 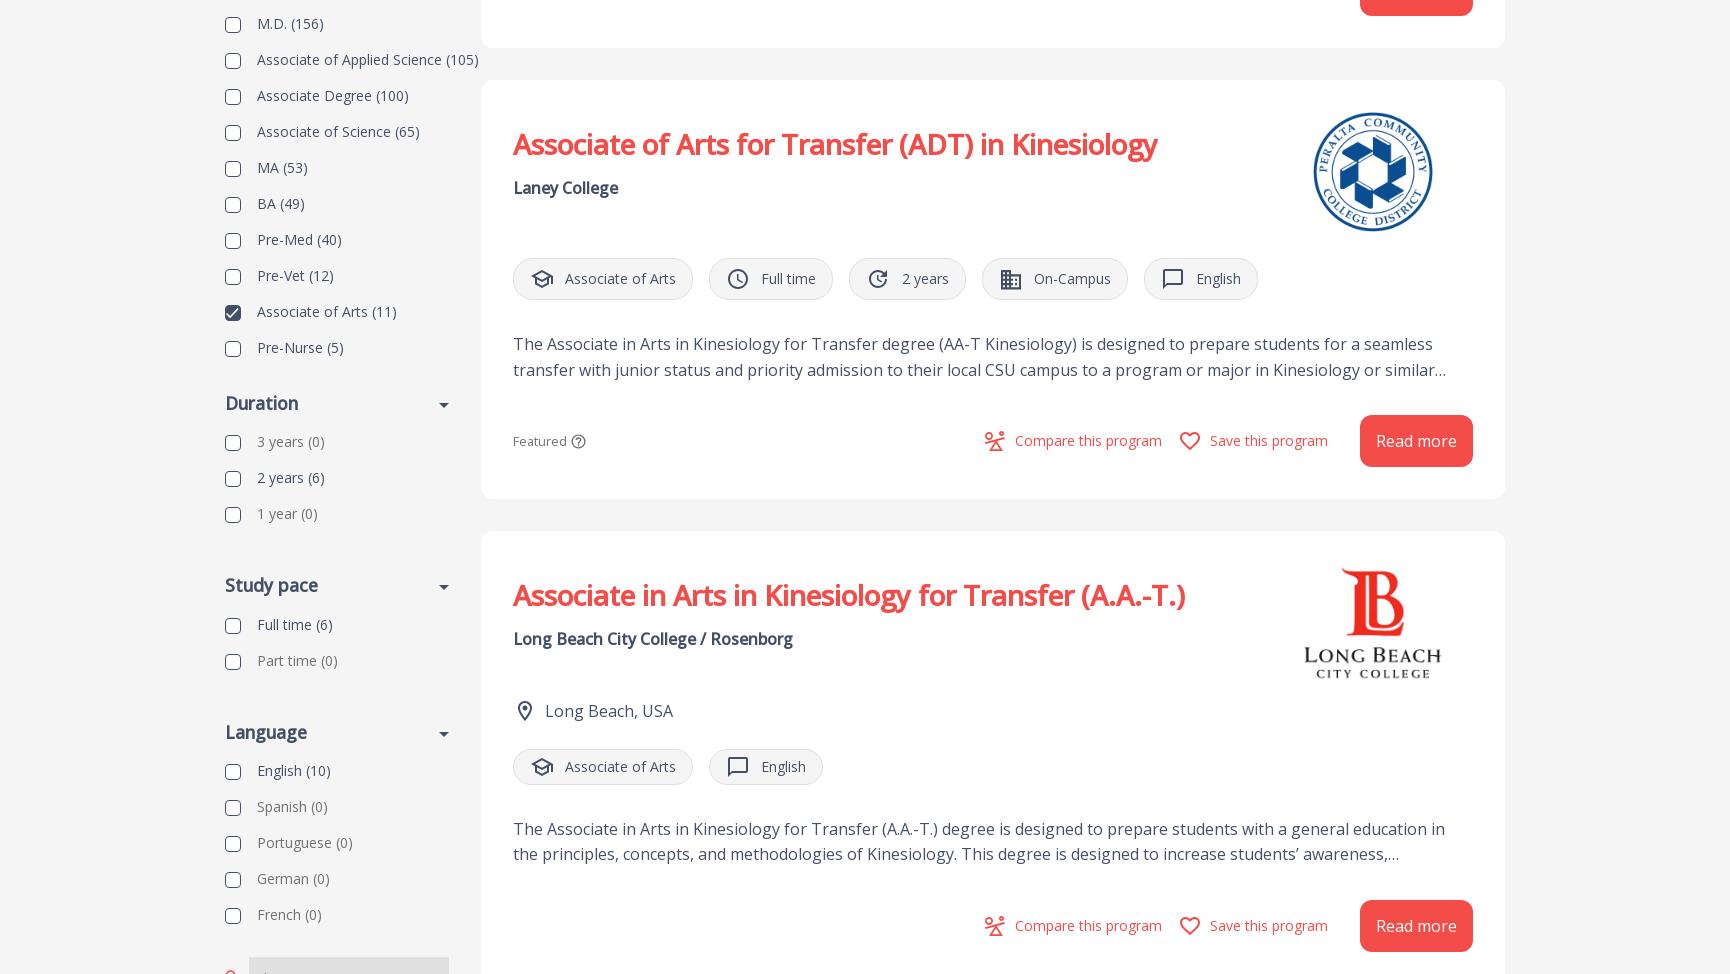 I want to click on '(100)', so click(x=392, y=93).